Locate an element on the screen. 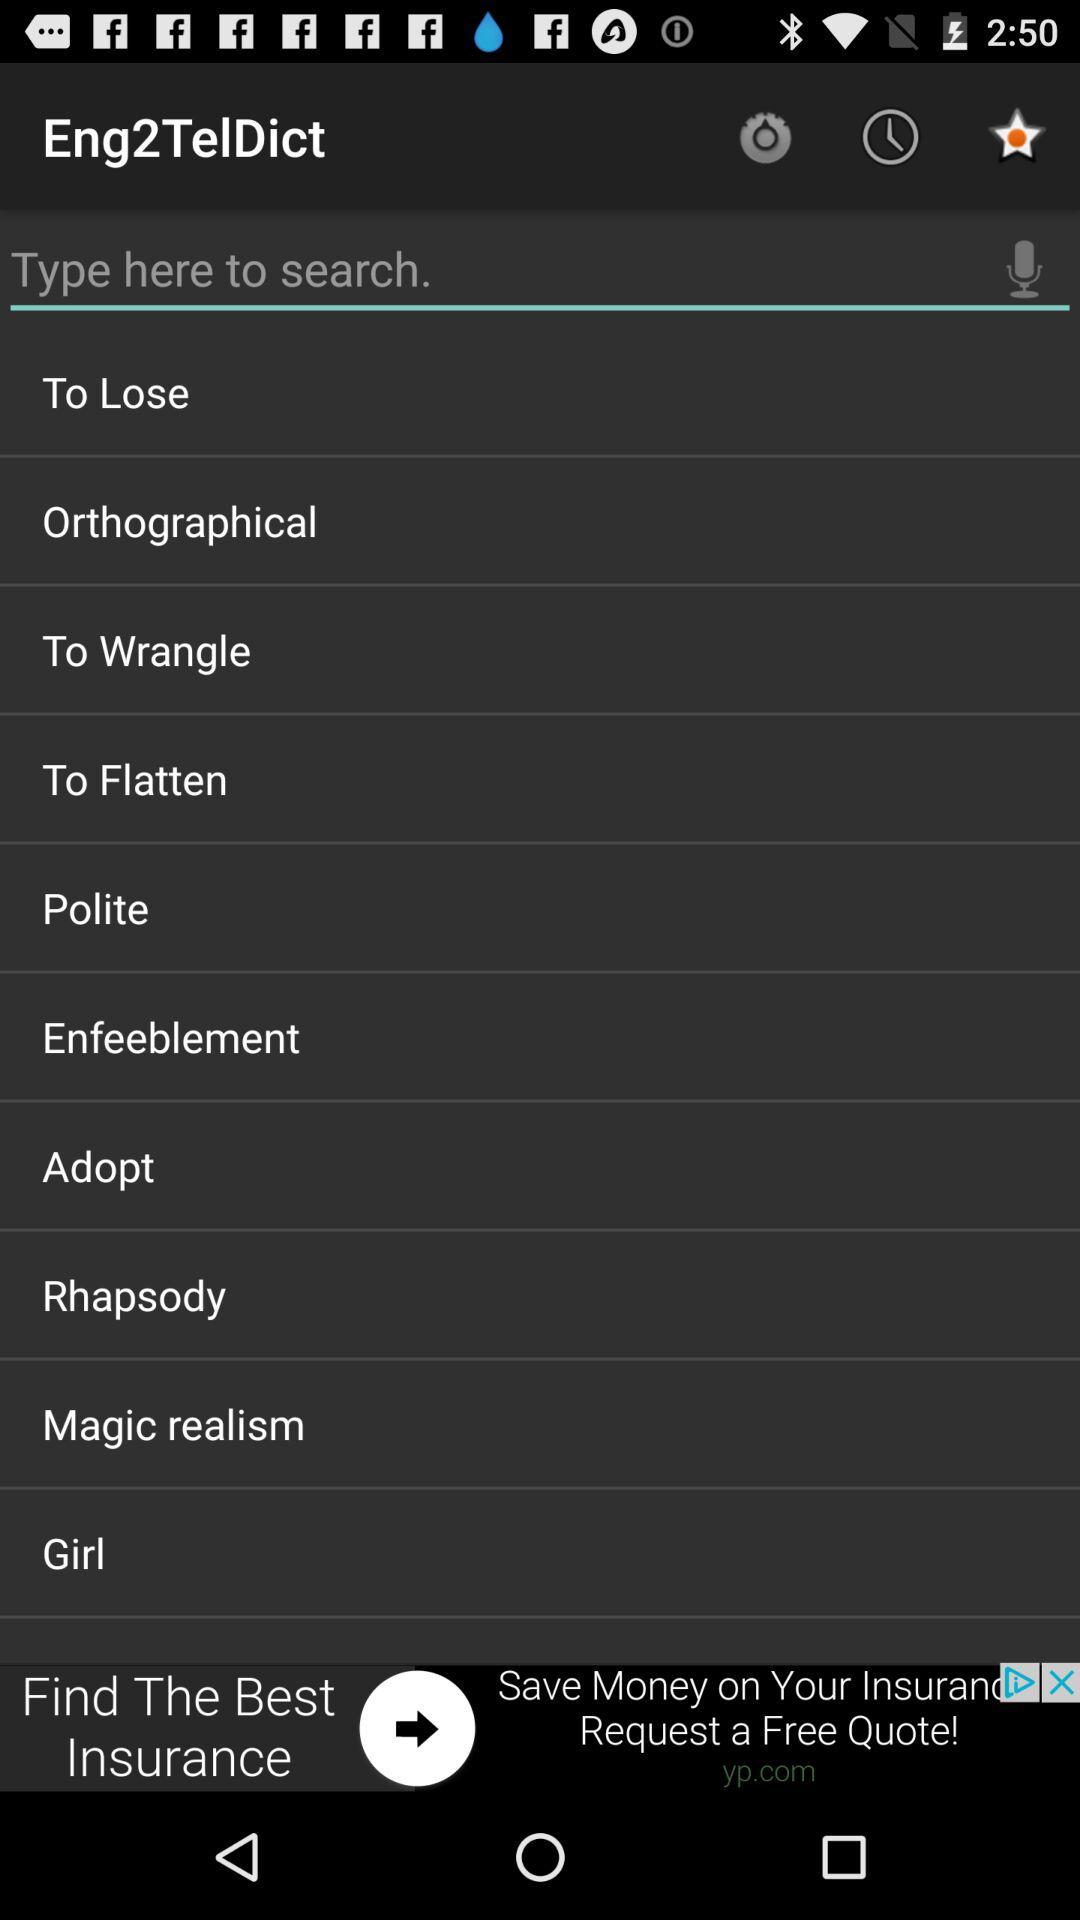  item below the girl icon is located at coordinates (540, 1727).